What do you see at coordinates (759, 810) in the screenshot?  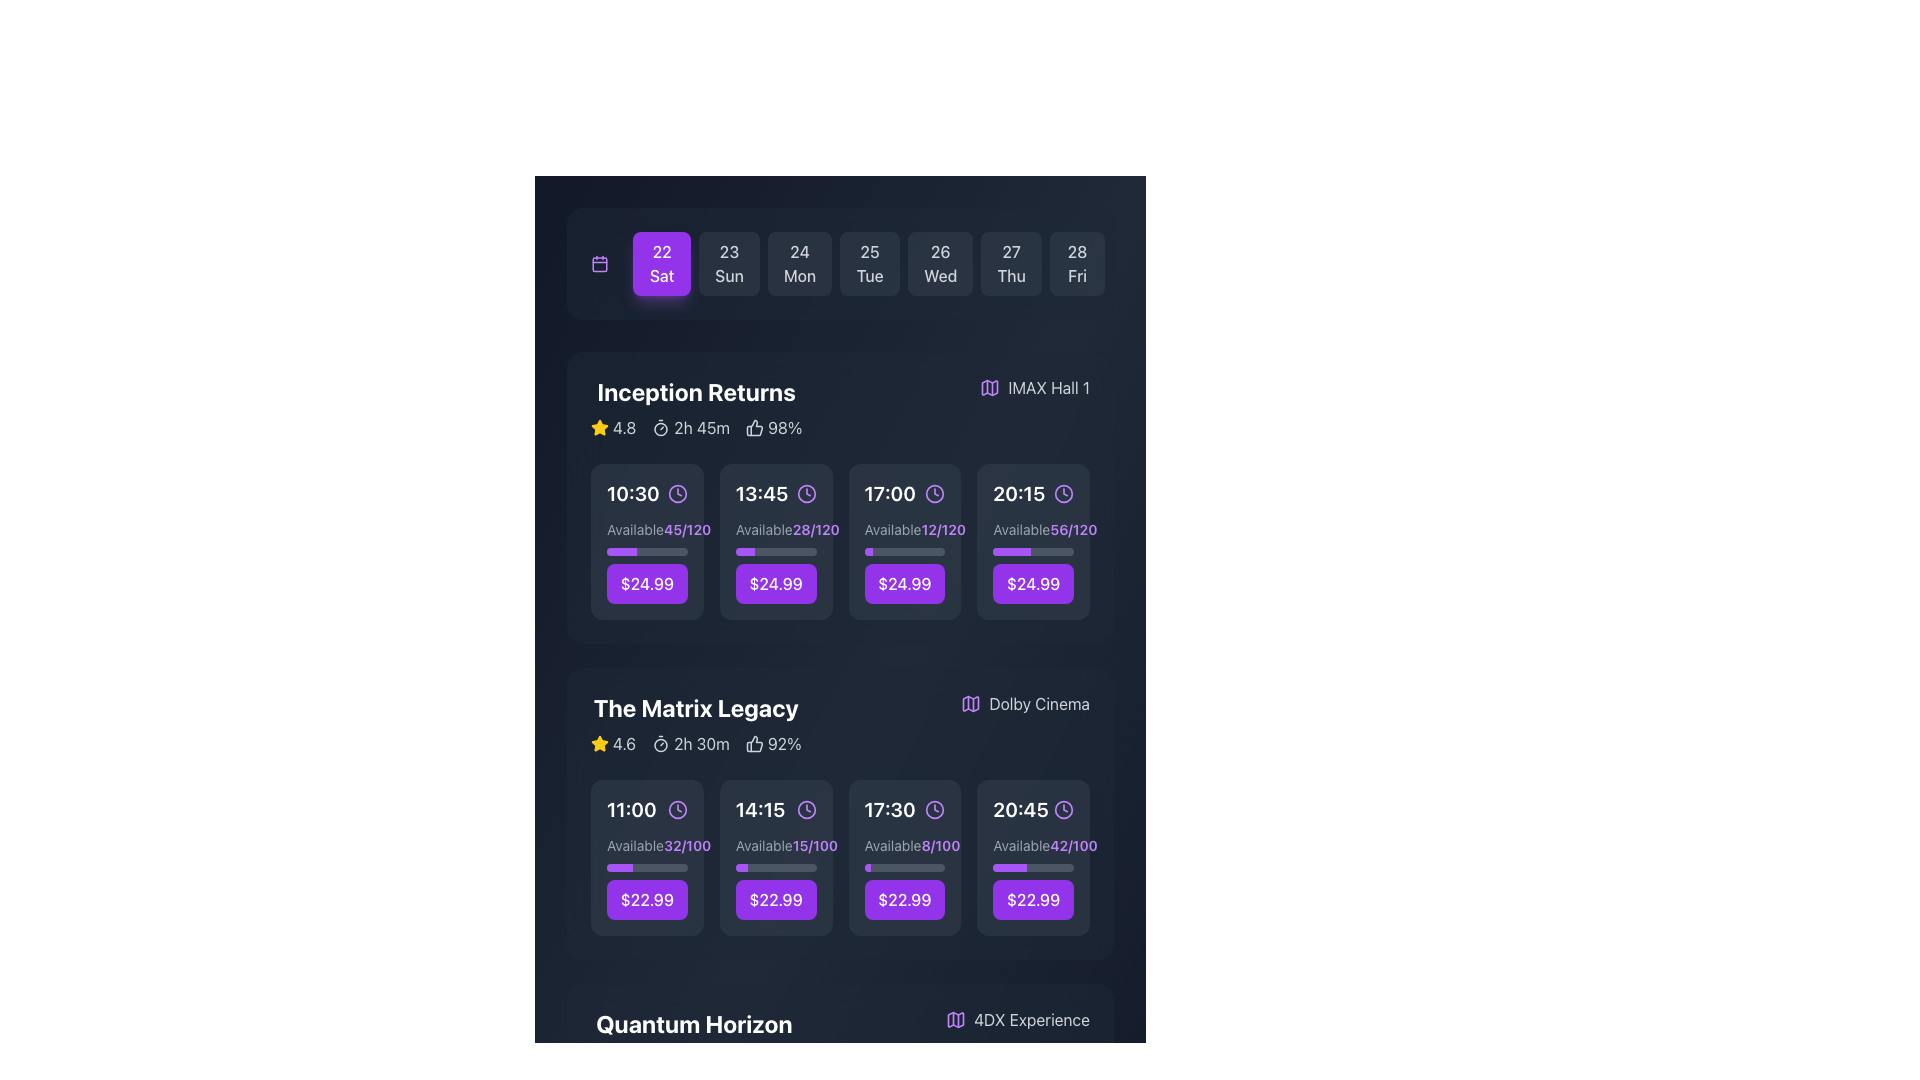 I see `the text label displaying '14:15' in white font, which is the second time slot for 'The Matrix Legacy', positioned between '11:00' and '17:30'` at bounding box center [759, 810].